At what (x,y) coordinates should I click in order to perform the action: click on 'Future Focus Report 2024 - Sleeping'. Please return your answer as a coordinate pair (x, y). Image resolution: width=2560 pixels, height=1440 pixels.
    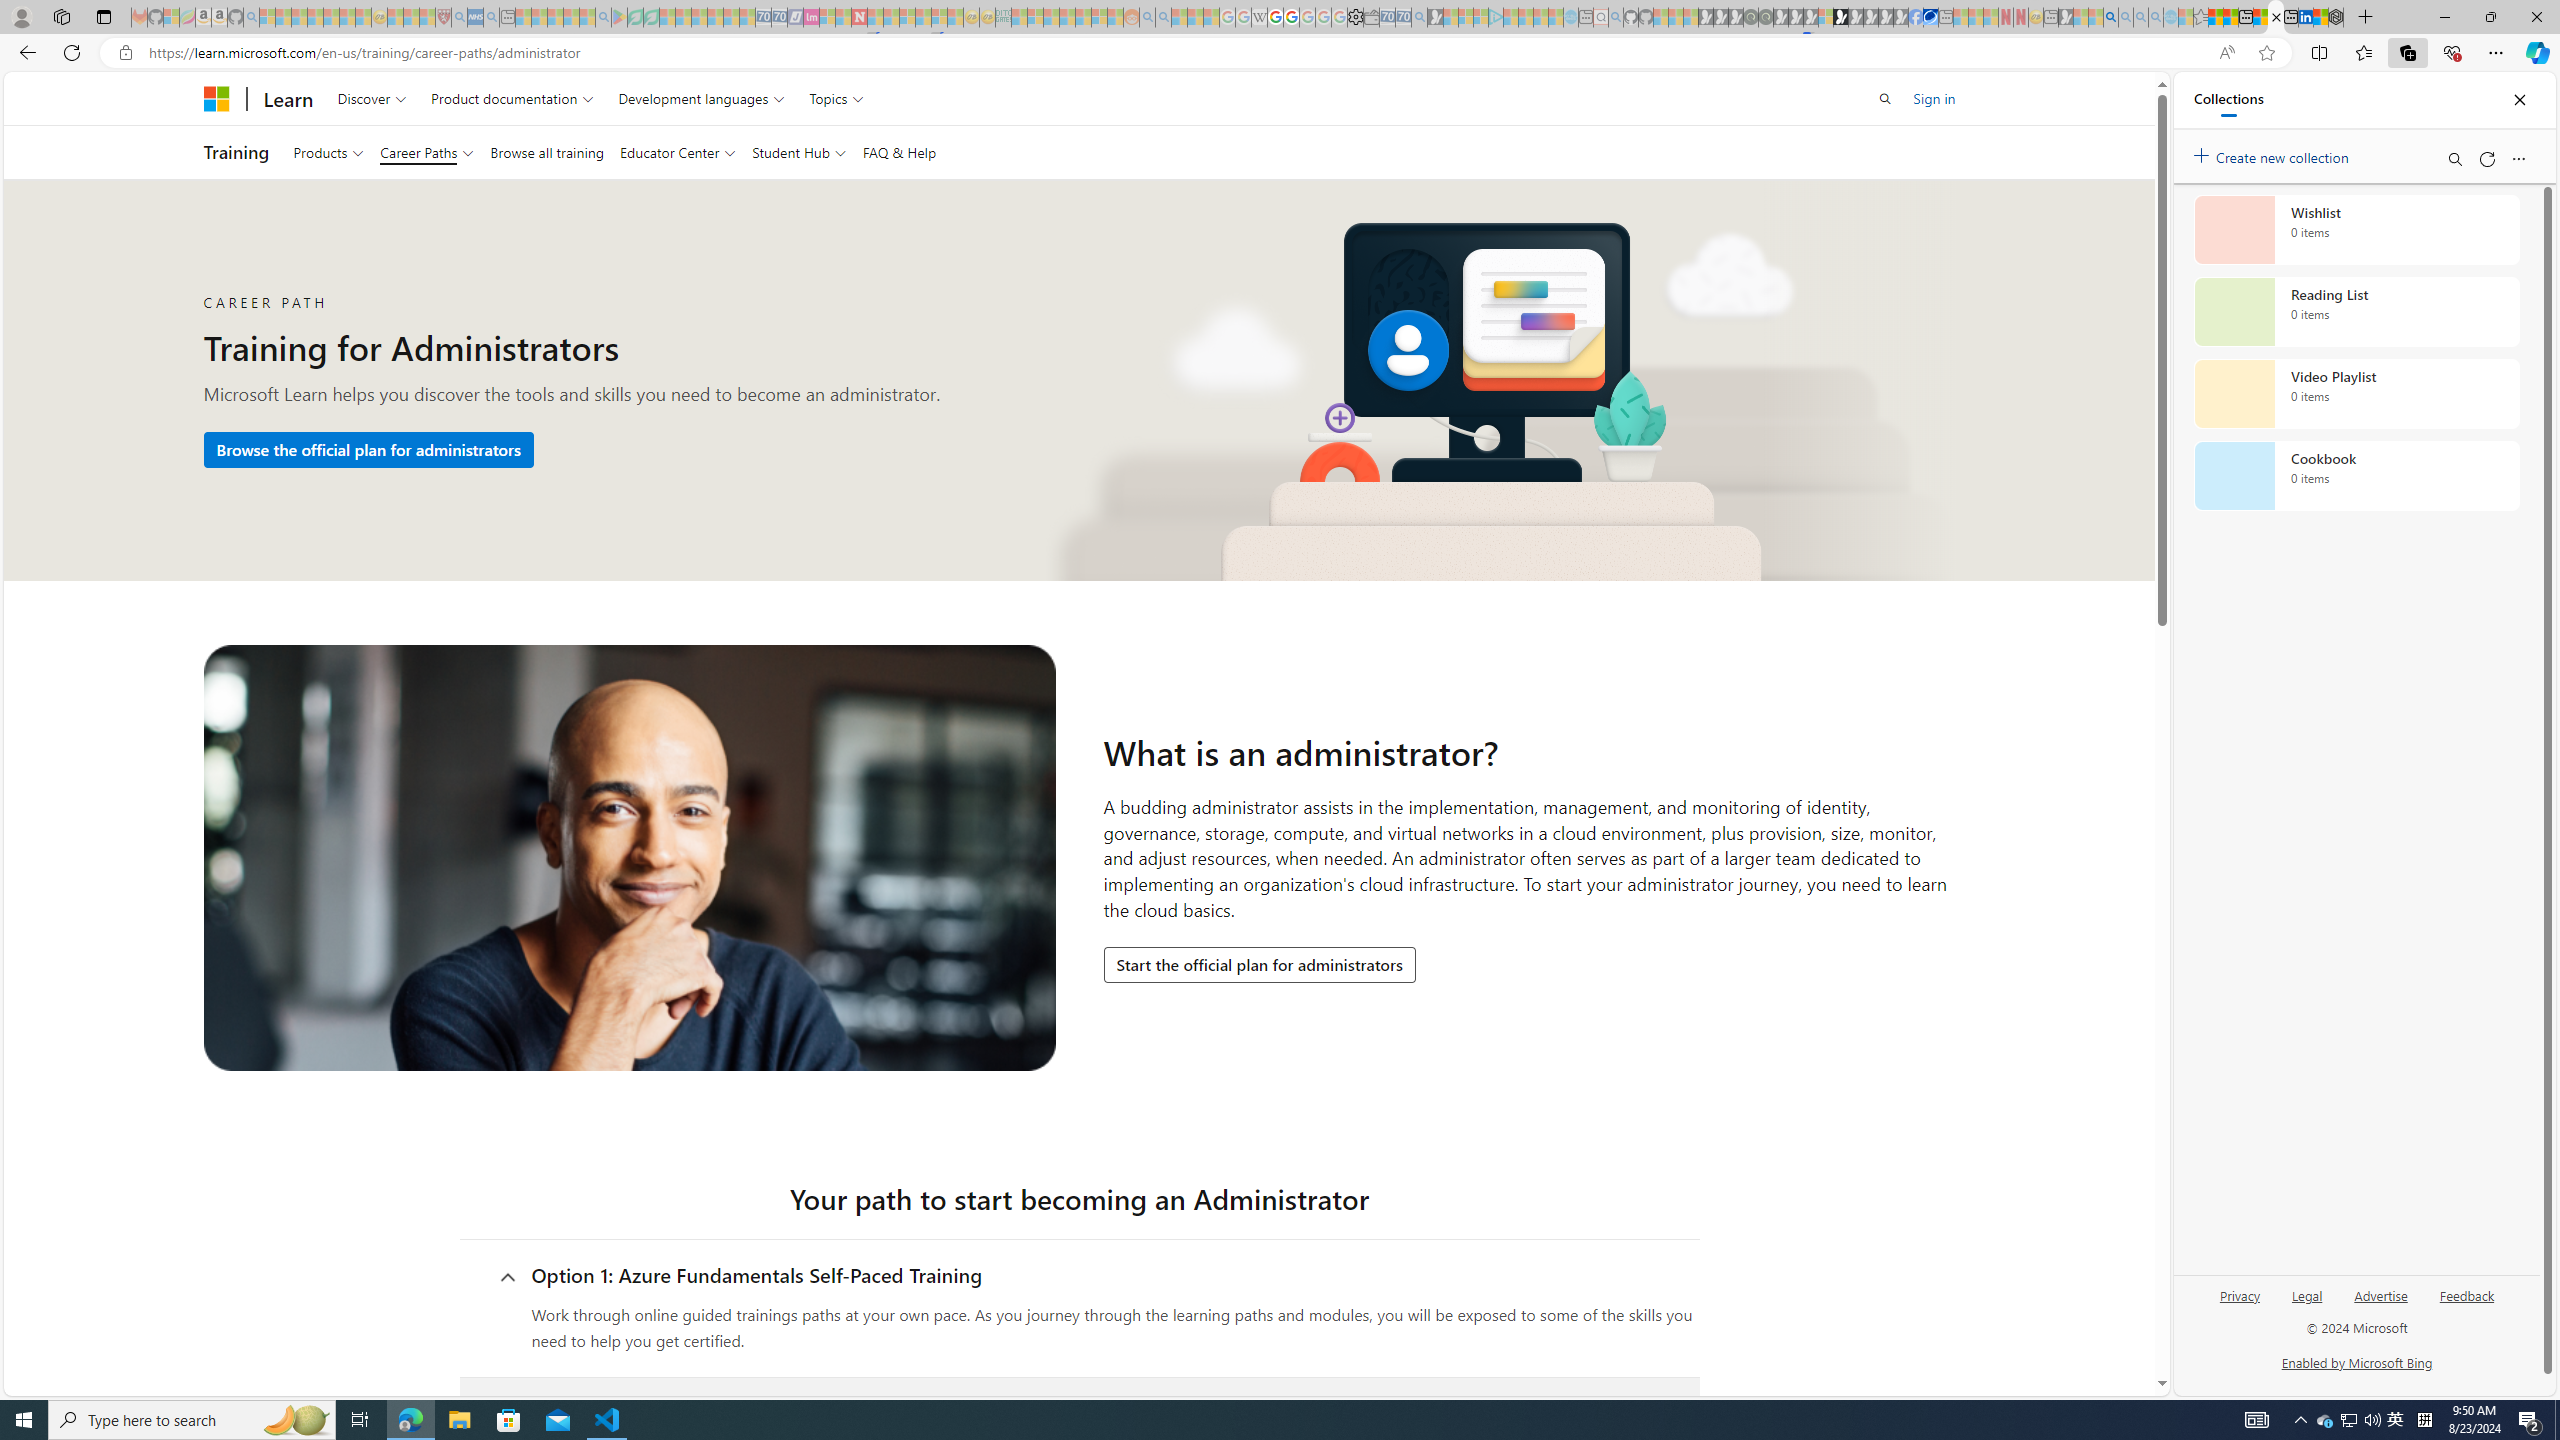
    Looking at the image, I should click on (1765, 16).